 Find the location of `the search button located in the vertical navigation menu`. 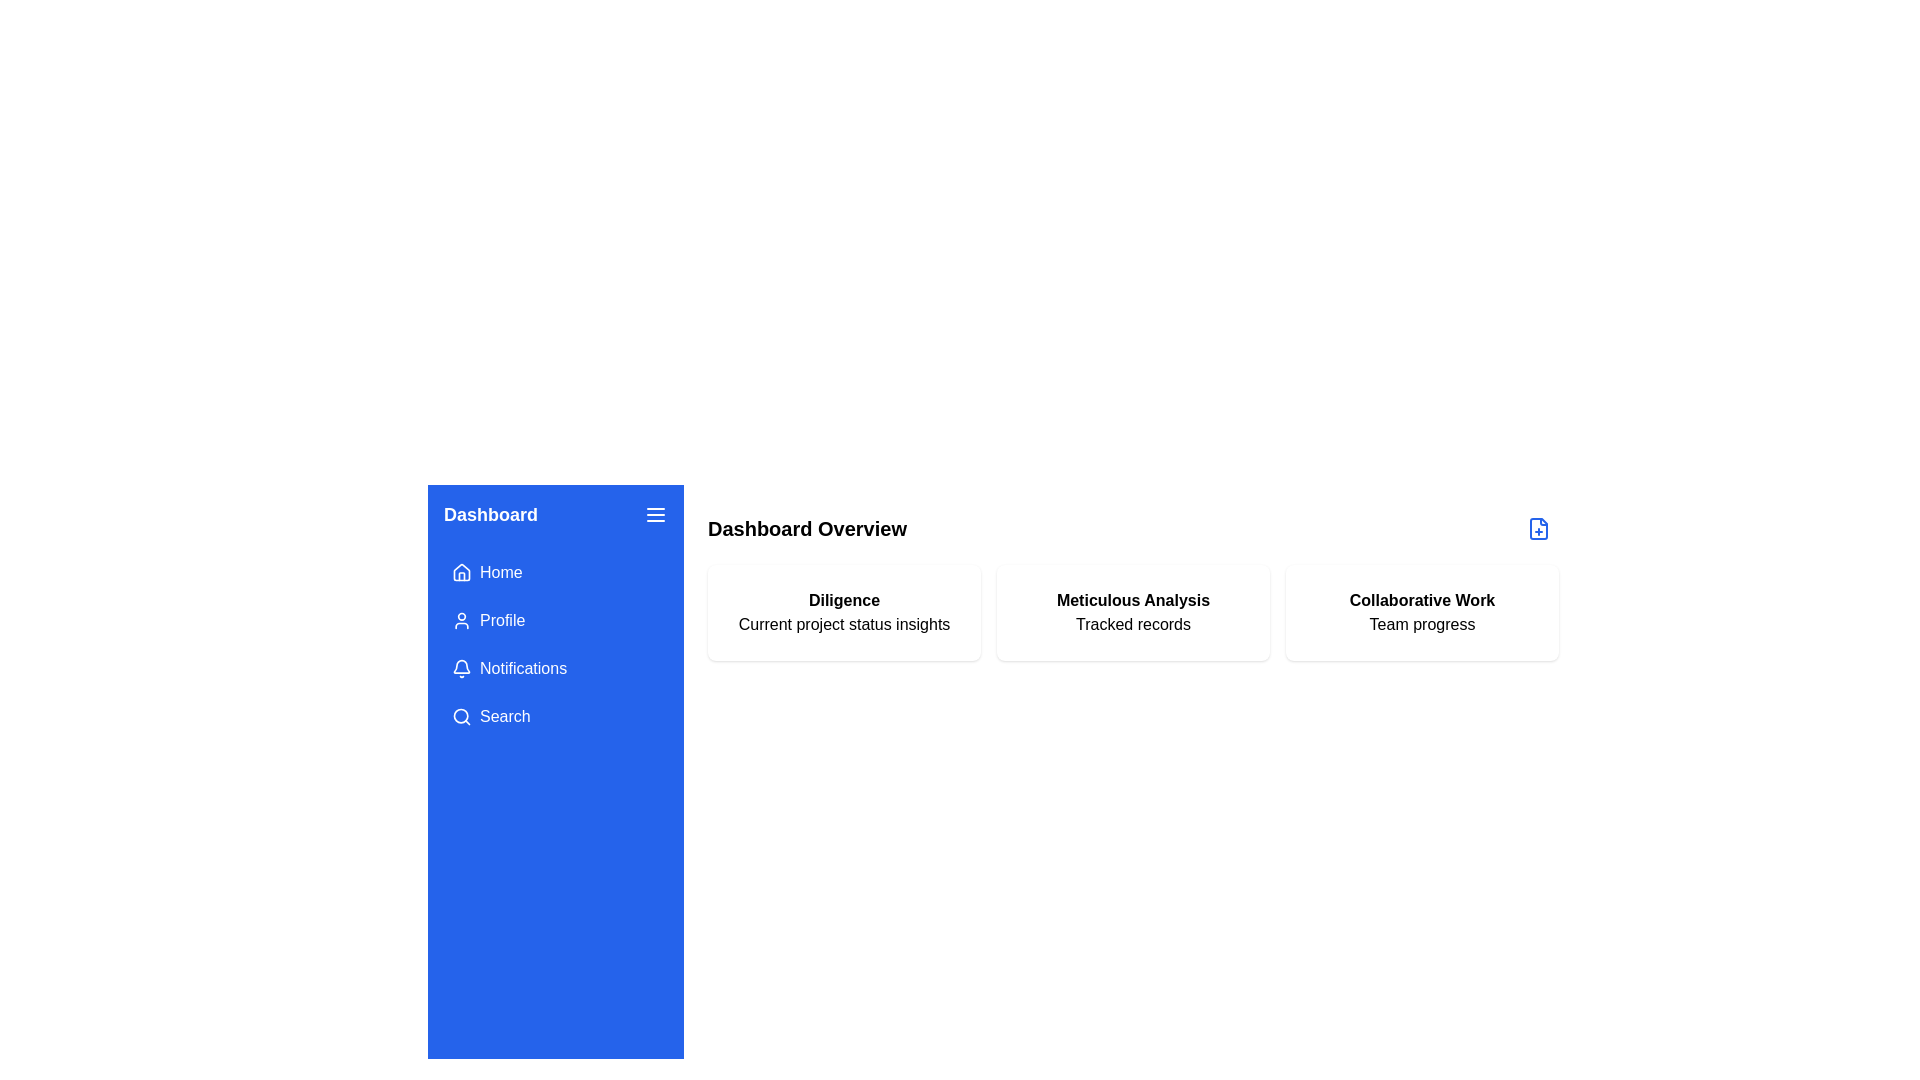

the search button located in the vertical navigation menu is located at coordinates (556, 716).